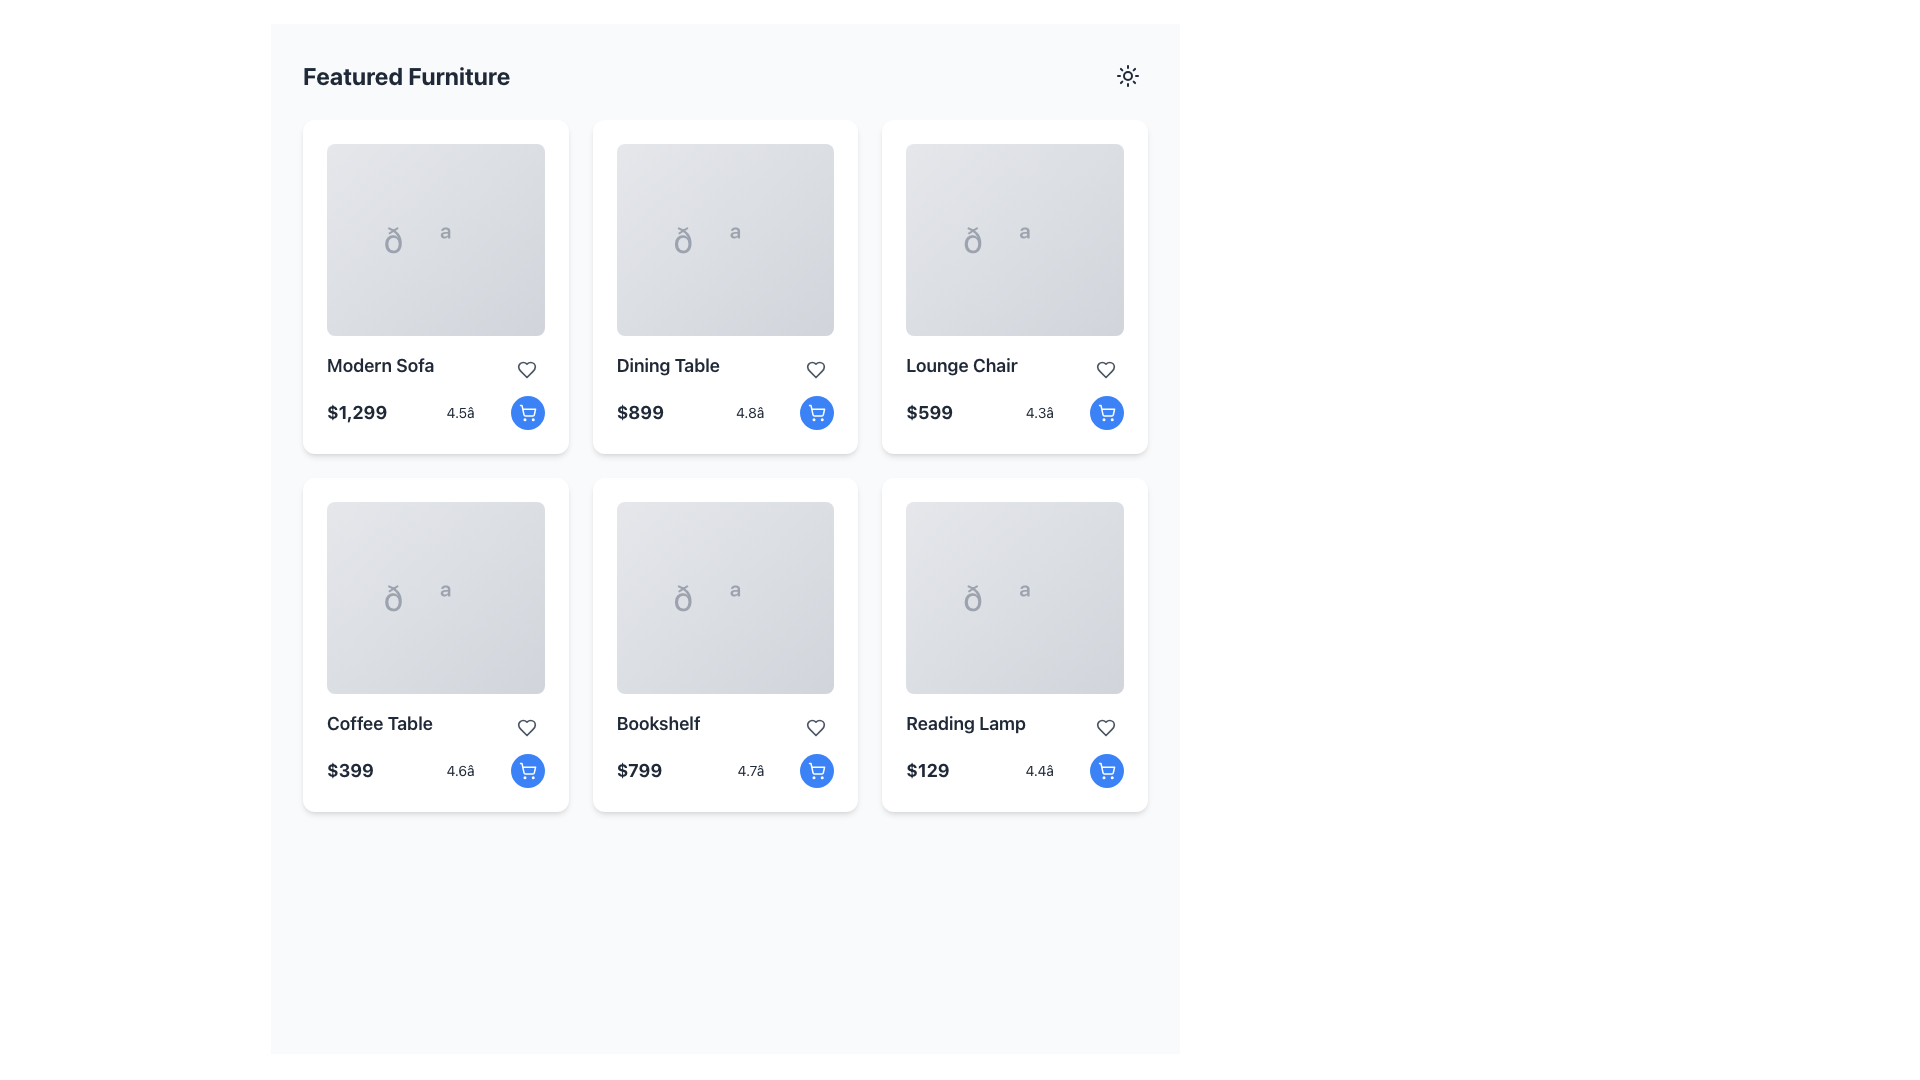  I want to click on the 'Add to Cart' button located in the lower-right corner of the 'Lounge Chair' product card, so click(1106, 411).